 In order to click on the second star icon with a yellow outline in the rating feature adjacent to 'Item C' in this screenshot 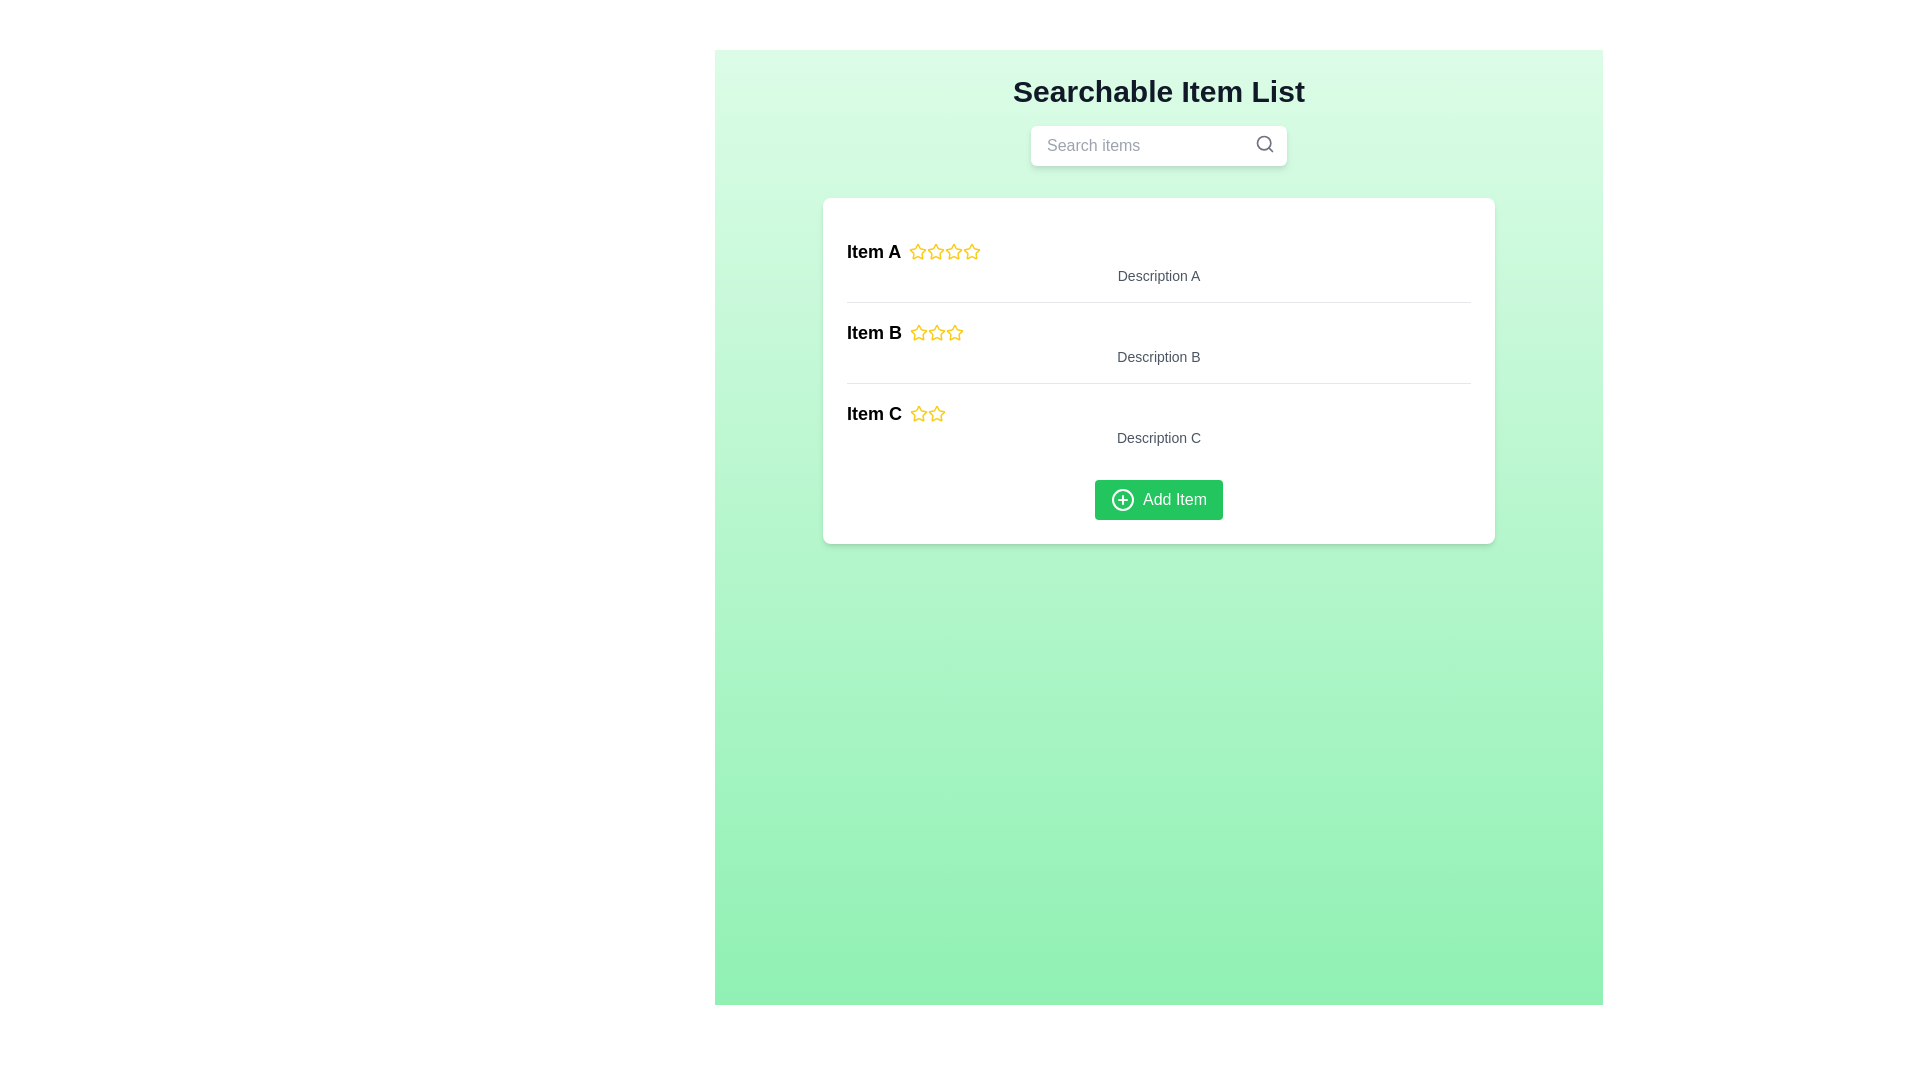, I will do `click(935, 412)`.